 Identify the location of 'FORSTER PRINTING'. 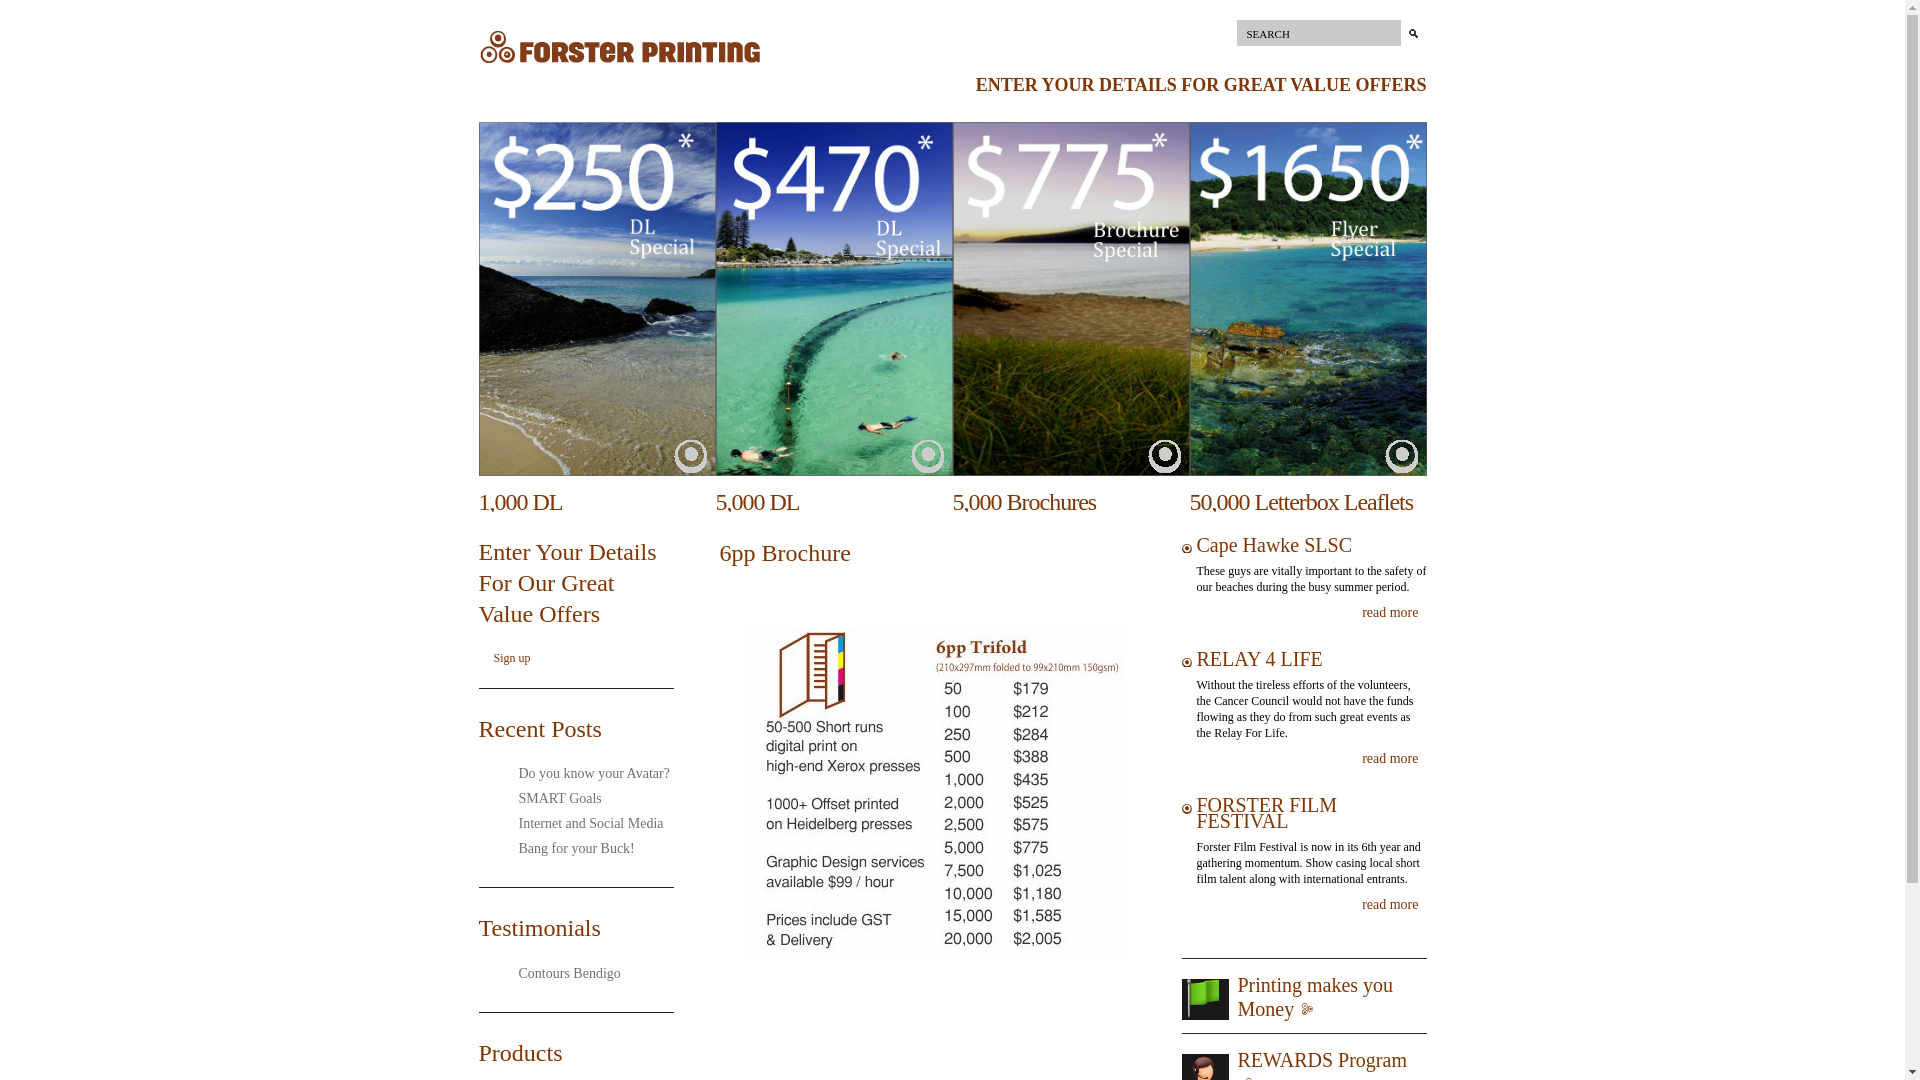
(618, 63).